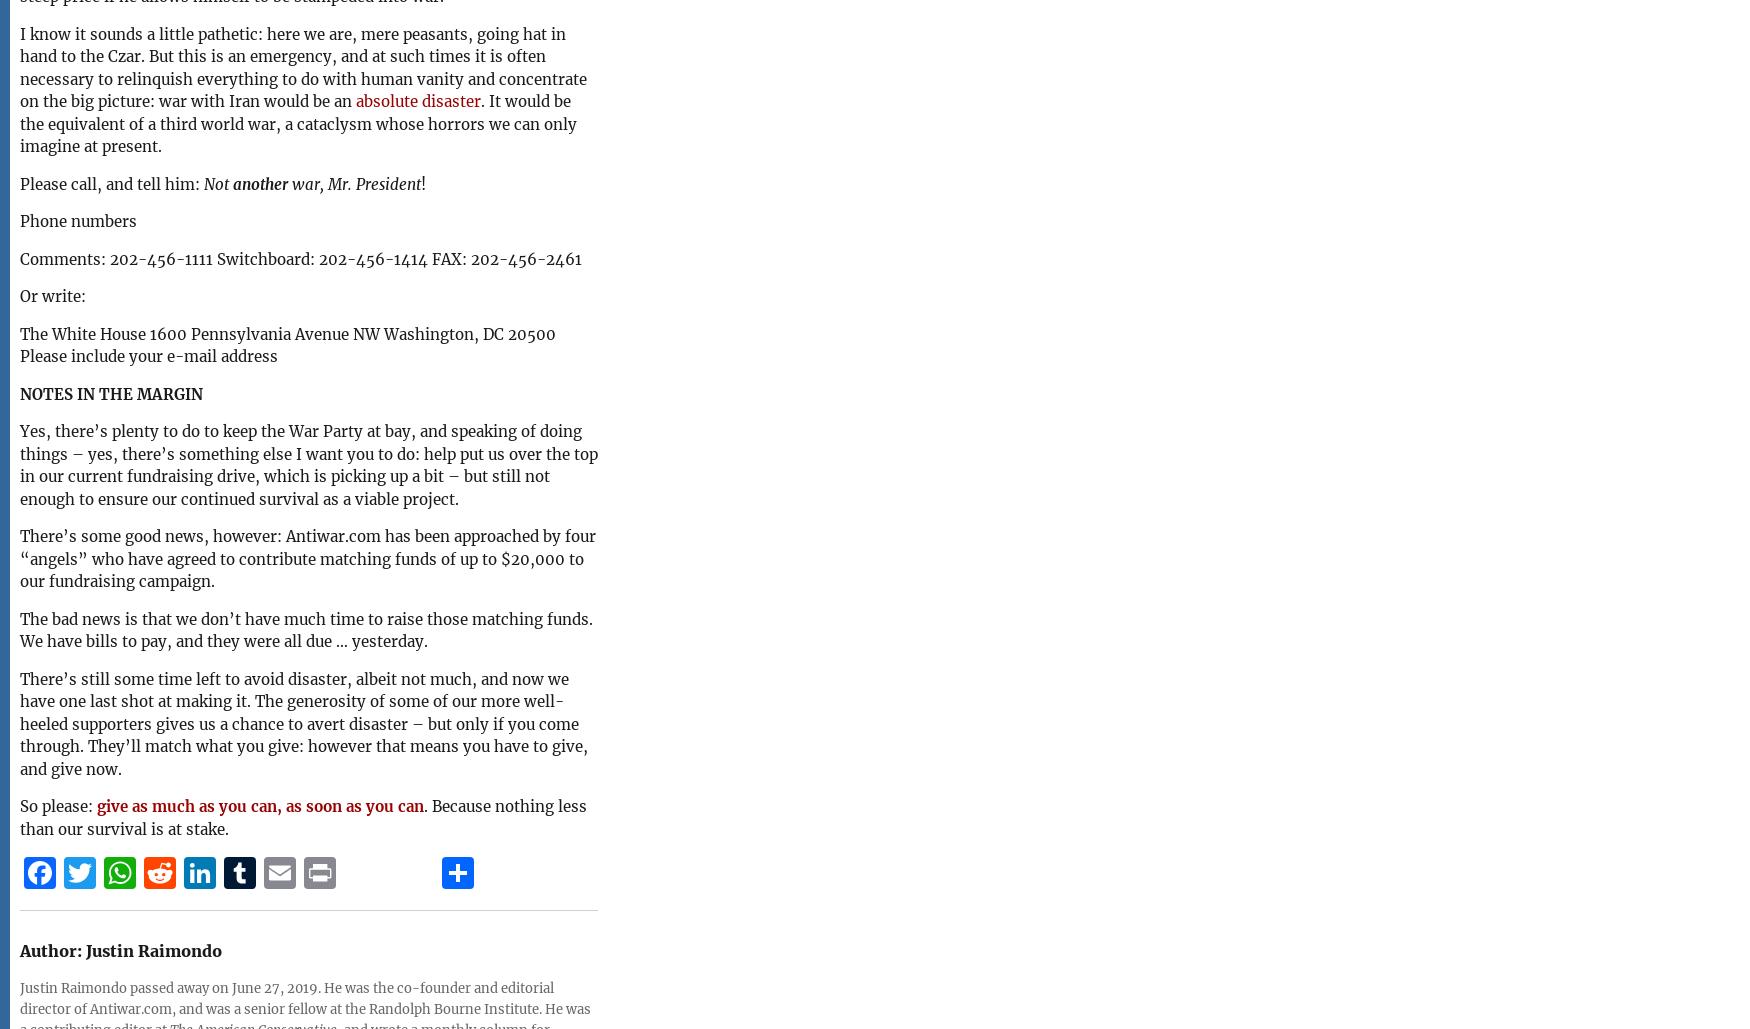  What do you see at coordinates (52, 296) in the screenshot?
I see `'Or write:'` at bounding box center [52, 296].